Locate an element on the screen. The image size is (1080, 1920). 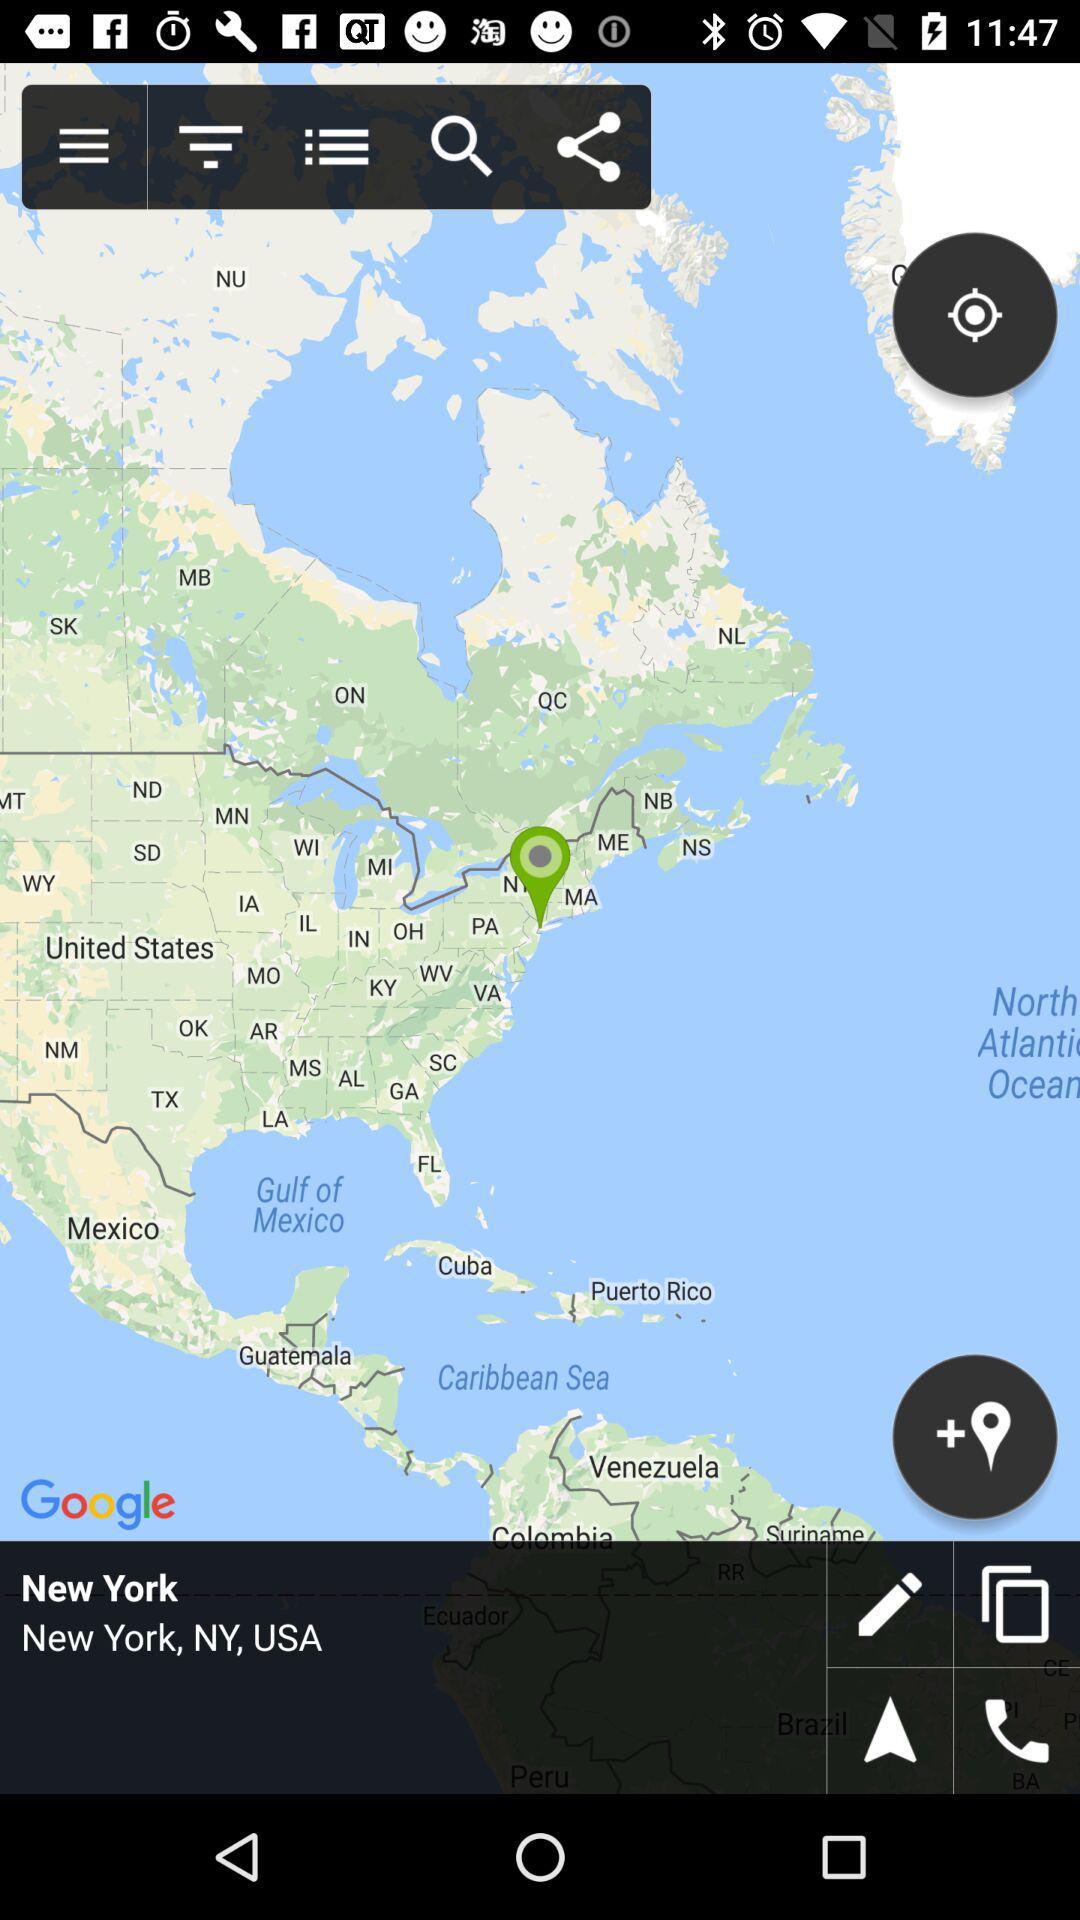
search icon is located at coordinates (462, 146).